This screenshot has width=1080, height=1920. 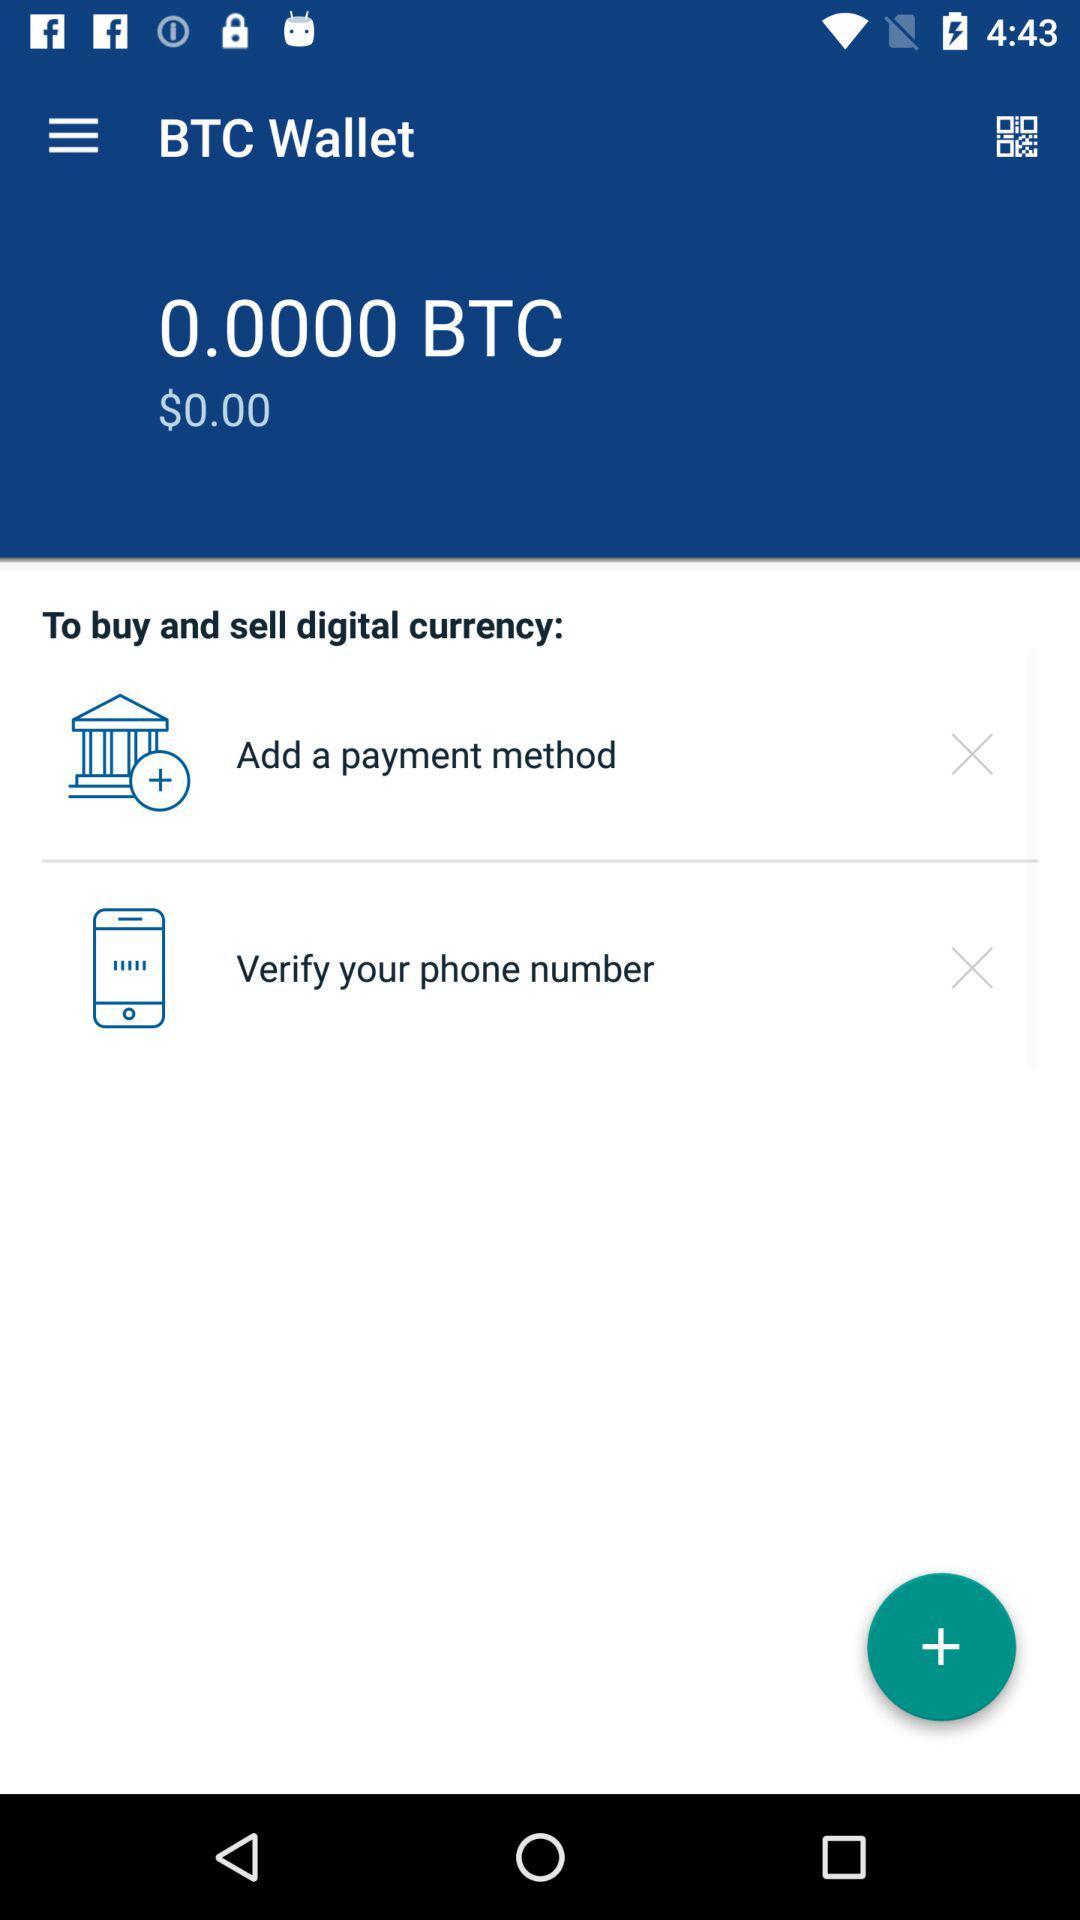 What do you see at coordinates (941, 1654) in the screenshot?
I see `the add icon` at bounding box center [941, 1654].